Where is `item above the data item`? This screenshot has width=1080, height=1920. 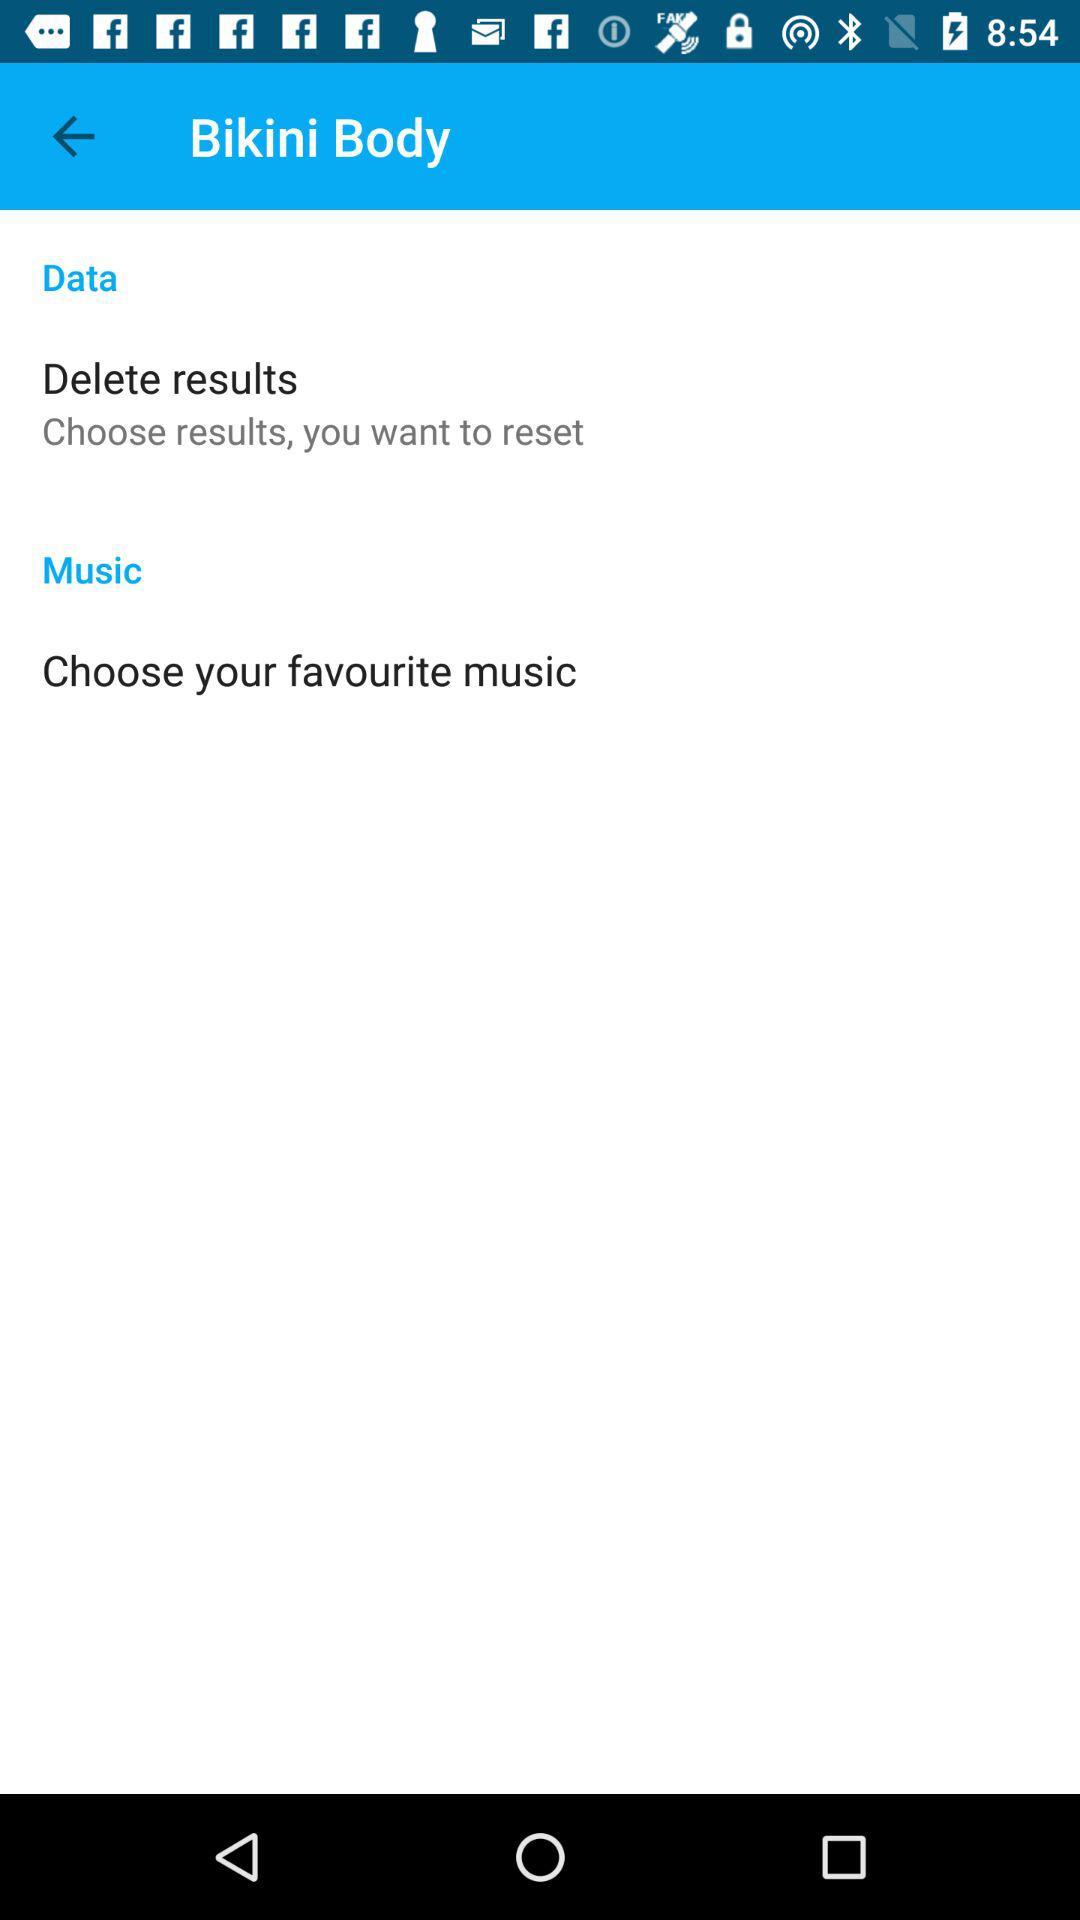 item above the data item is located at coordinates (72, 135).